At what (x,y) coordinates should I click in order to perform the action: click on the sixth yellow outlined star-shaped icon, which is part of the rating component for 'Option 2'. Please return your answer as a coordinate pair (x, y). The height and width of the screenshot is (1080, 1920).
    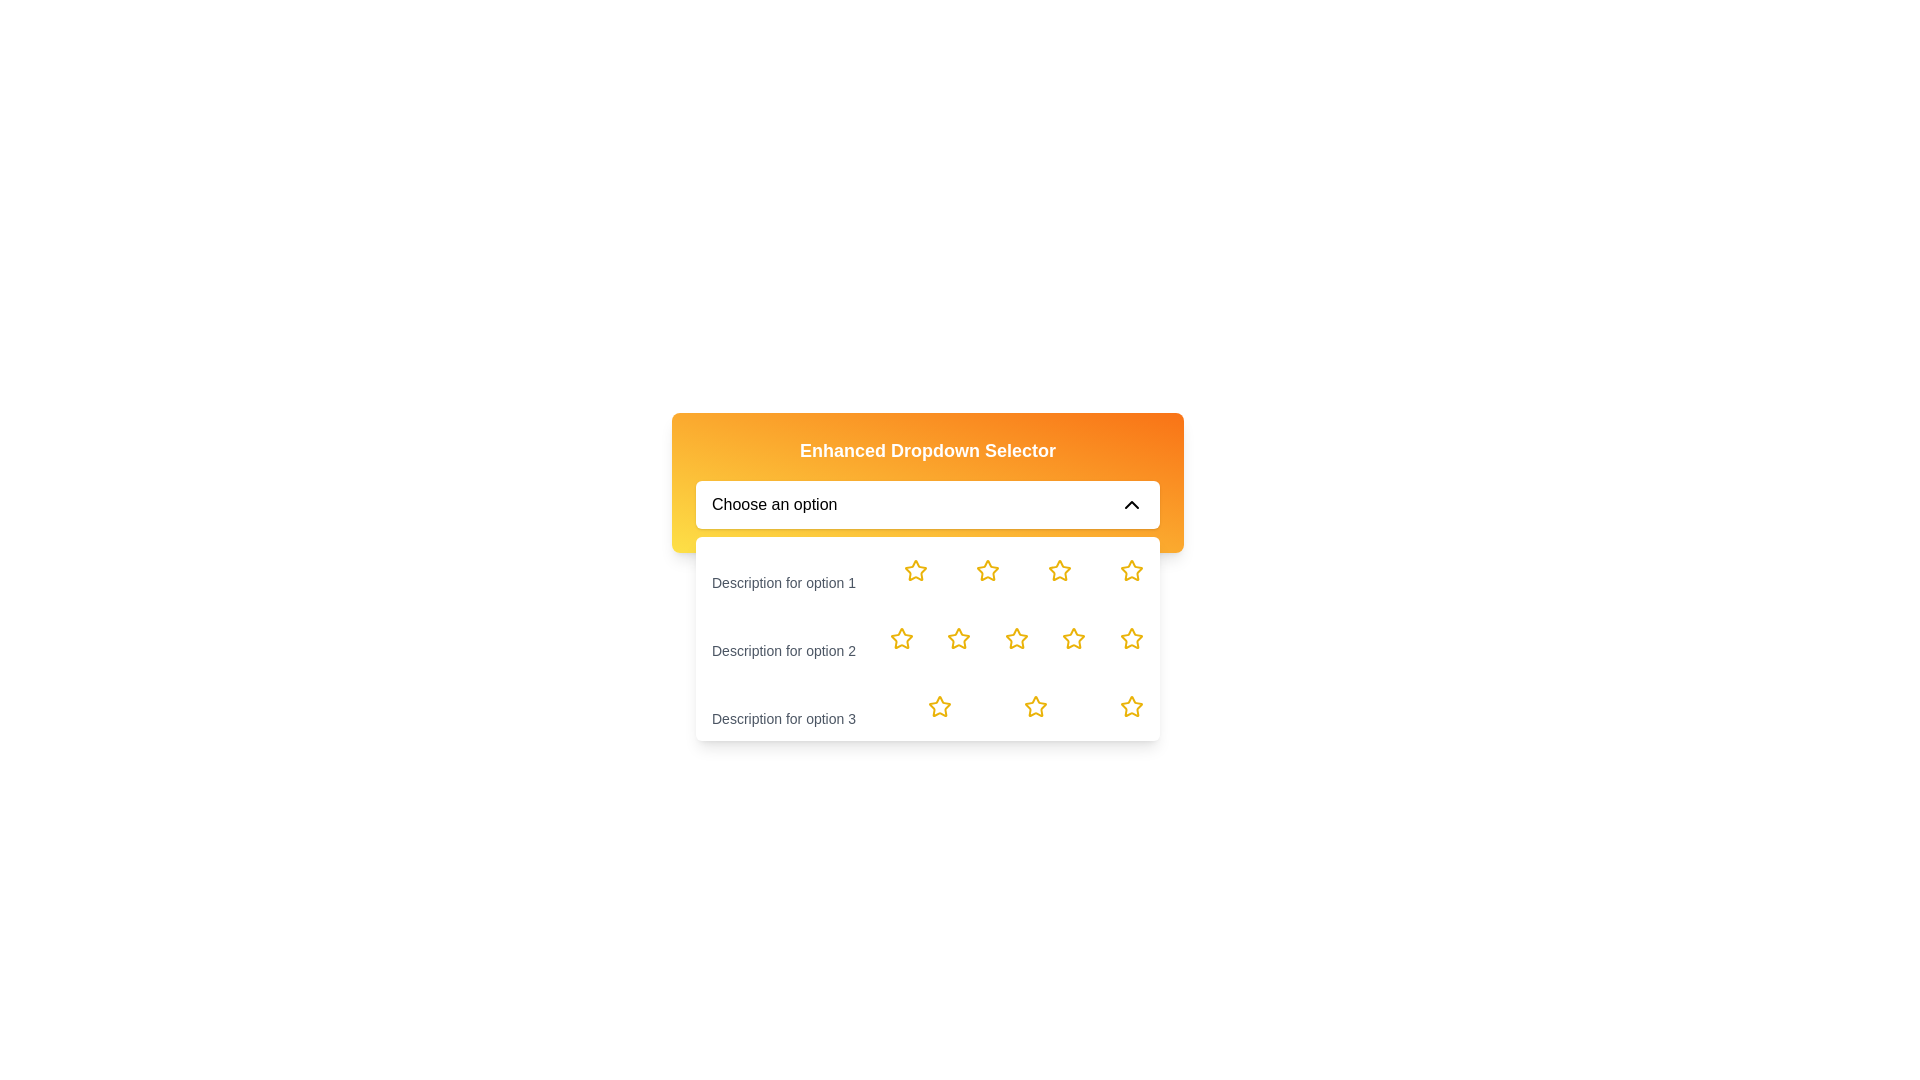
    Looking at the image, I should click on (1132, 639).